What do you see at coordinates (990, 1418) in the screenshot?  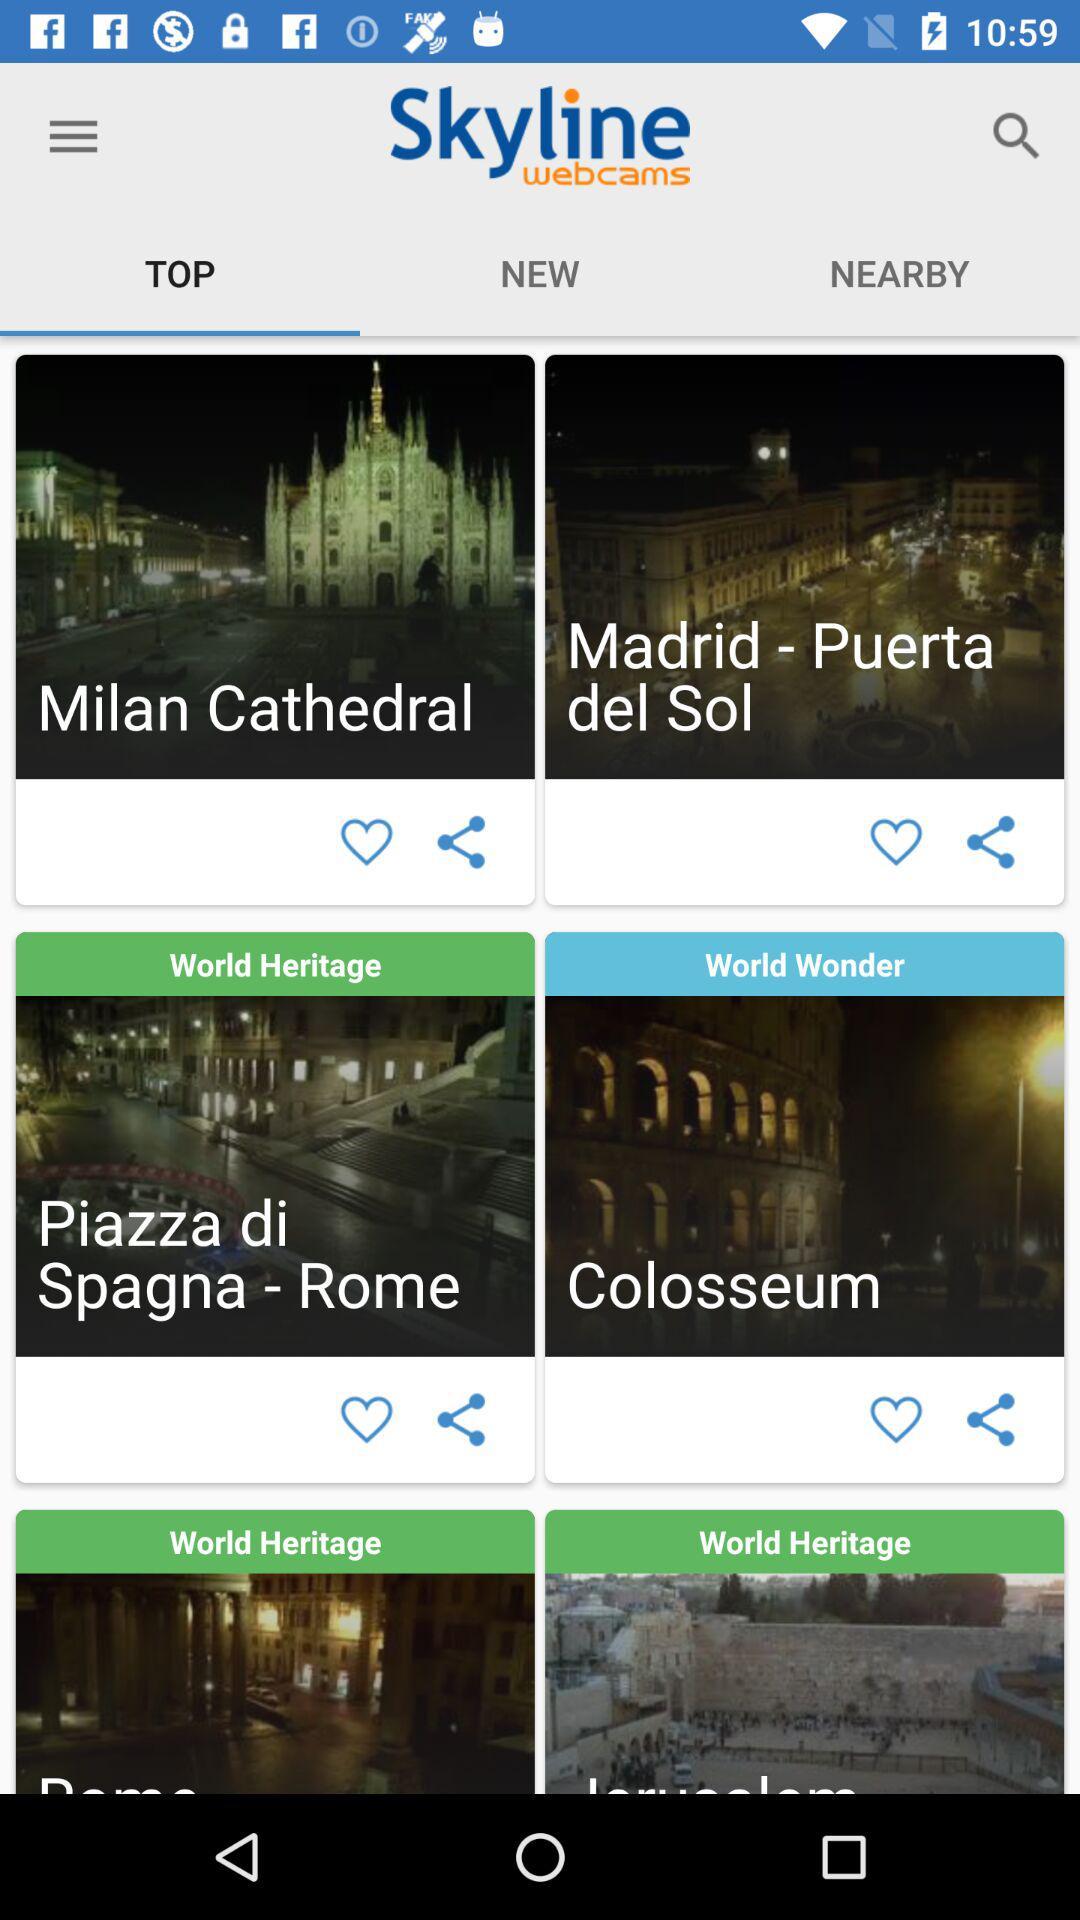 I see `share selected webcam` at bounding box center [990, 1418].